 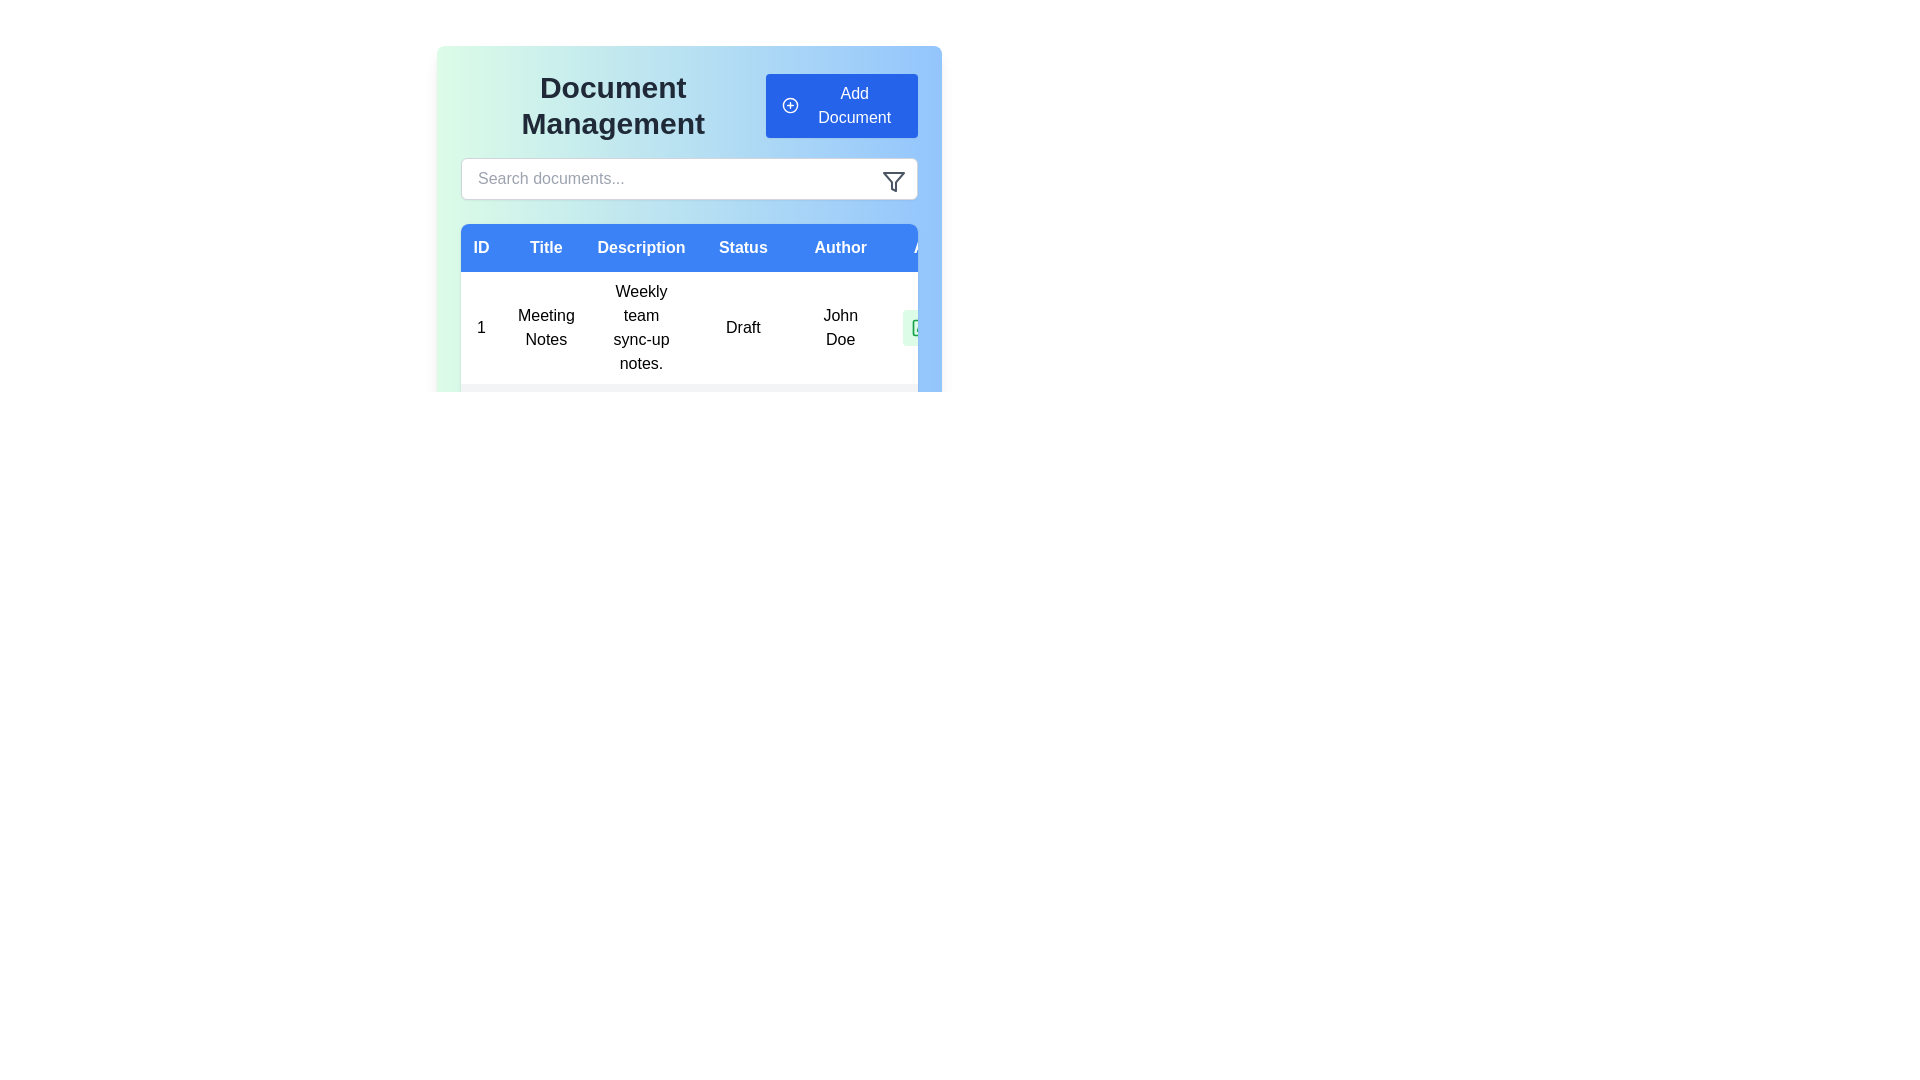 I want to click on the text label displaying 'Meeting Notes', which is located in the second column of the first row in a tabular structure, so click(x=546, y=326).